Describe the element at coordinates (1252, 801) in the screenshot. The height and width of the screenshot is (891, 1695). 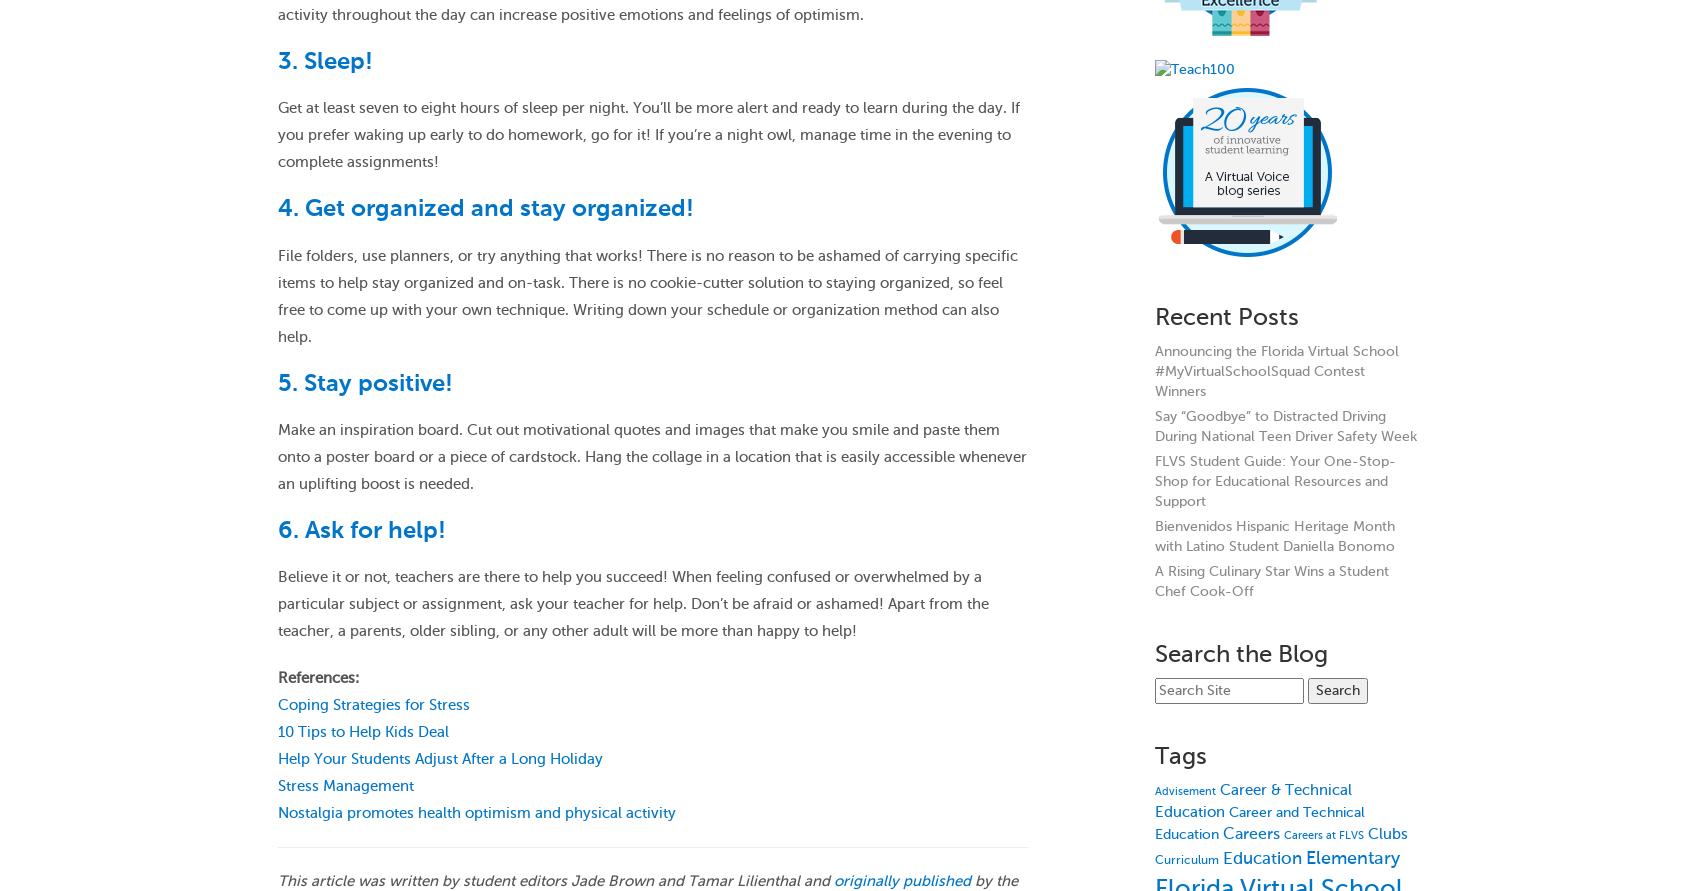
I see `'Career & Technical Education'` at that location.